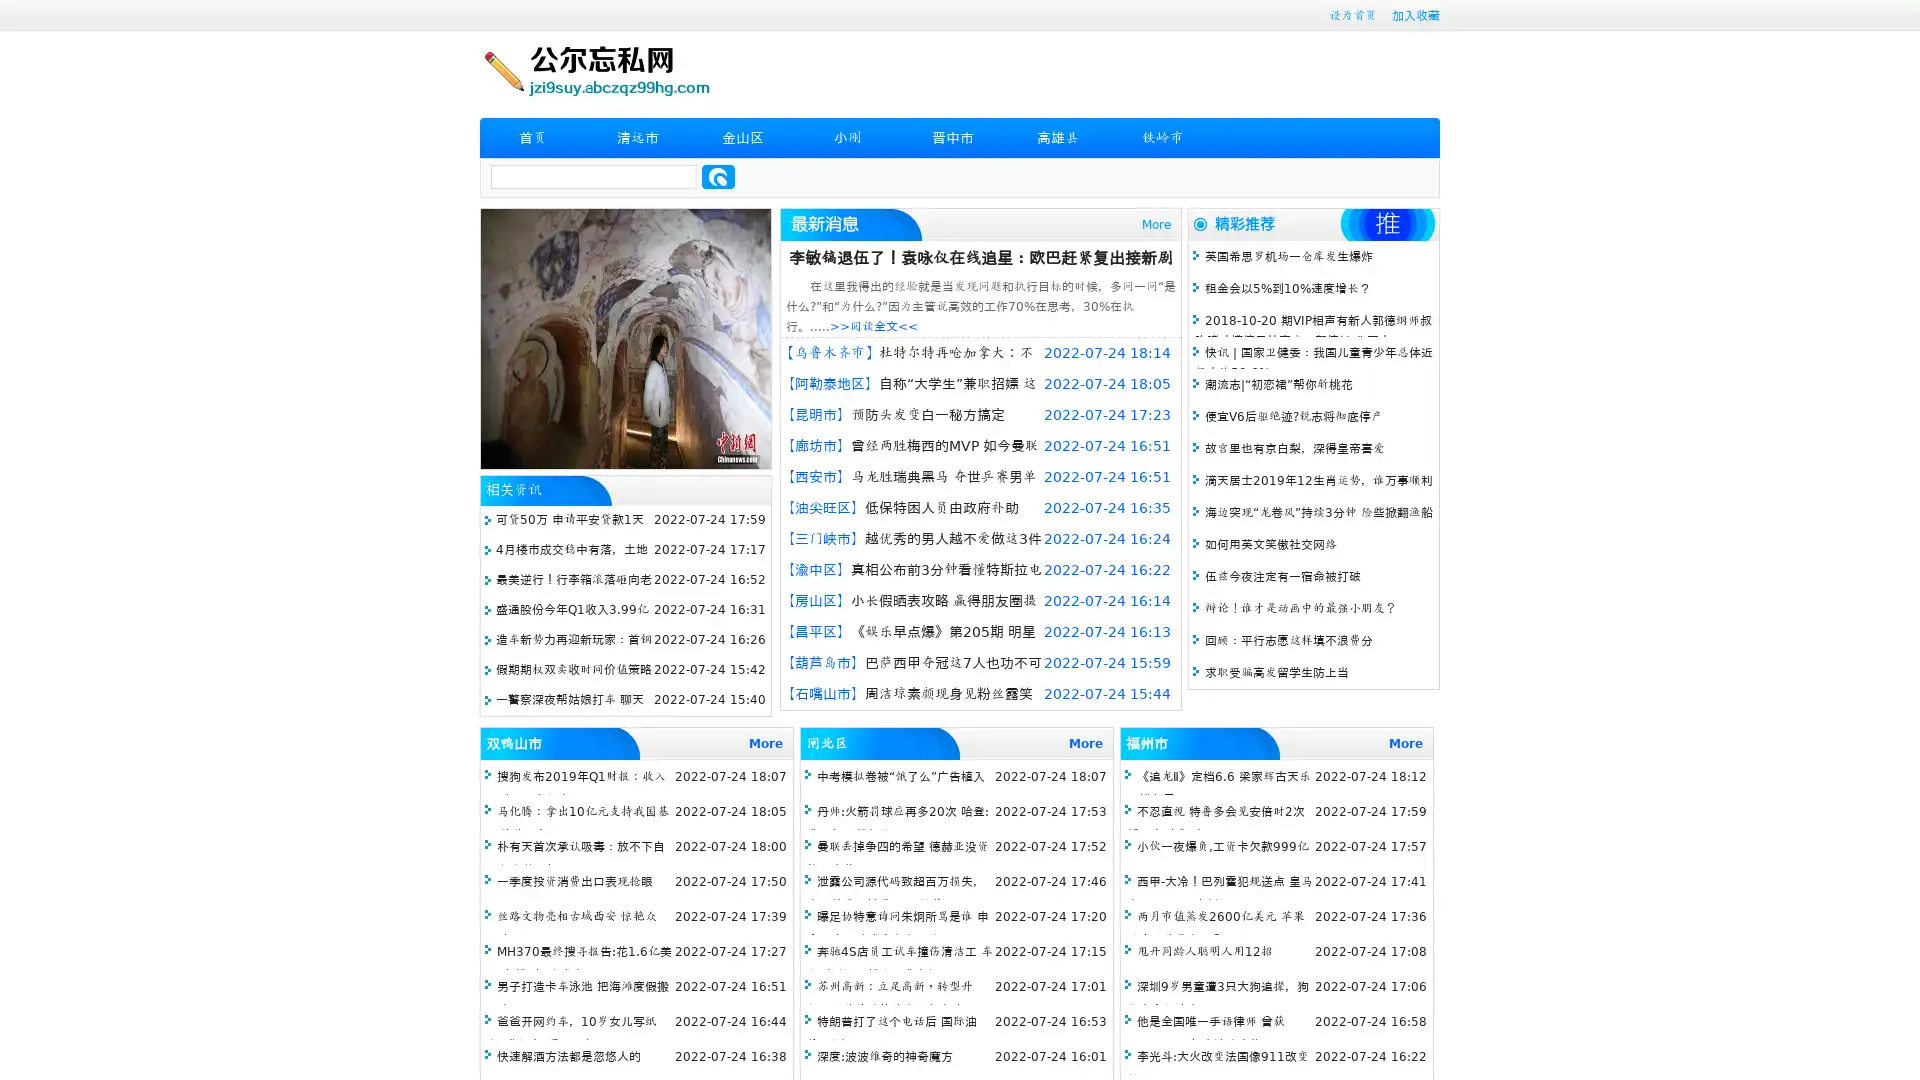 The width and height of the screenshot is (1920, 1080). I want to click on Search, so click(718, 176).